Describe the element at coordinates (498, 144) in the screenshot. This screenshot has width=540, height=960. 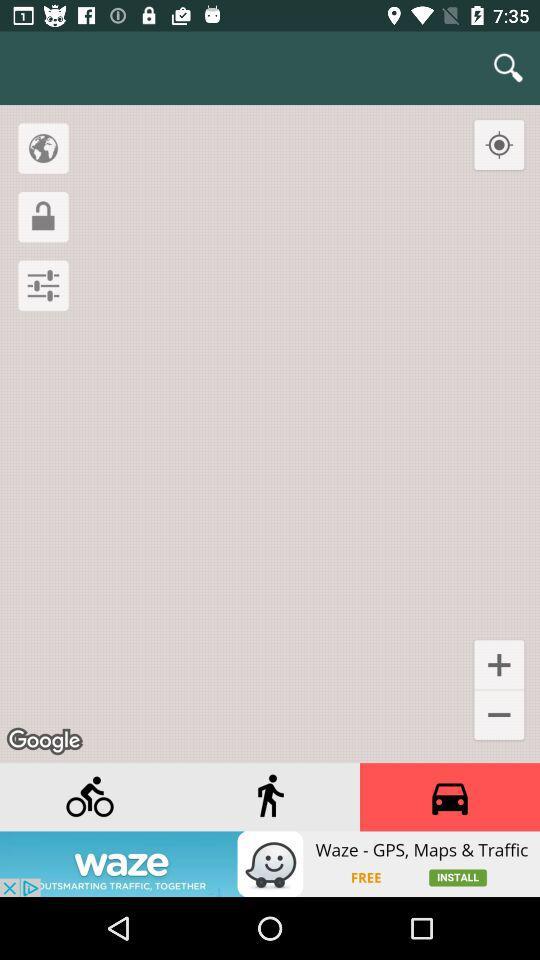
I see `the location_crosshair icon` at that location.